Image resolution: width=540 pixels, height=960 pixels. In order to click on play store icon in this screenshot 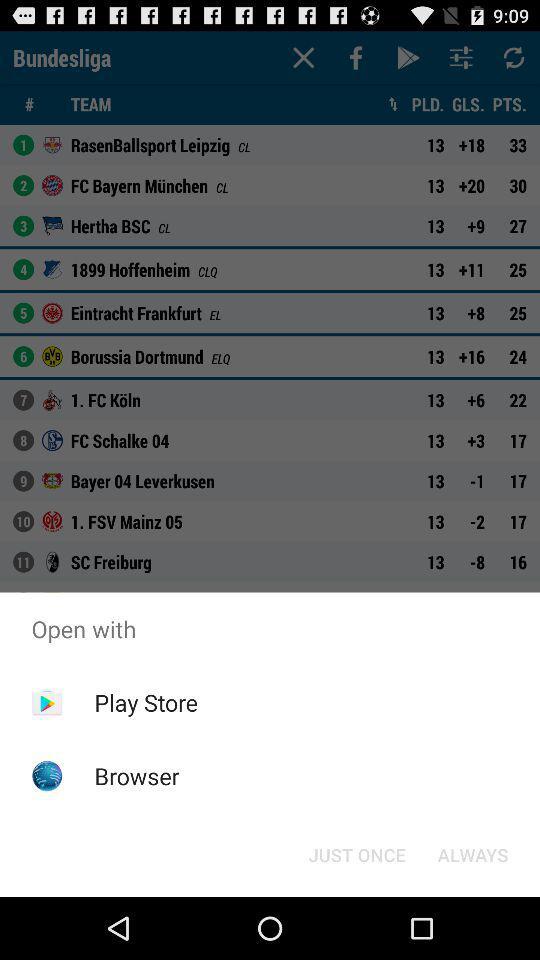, I will do `click(145, 702)`.